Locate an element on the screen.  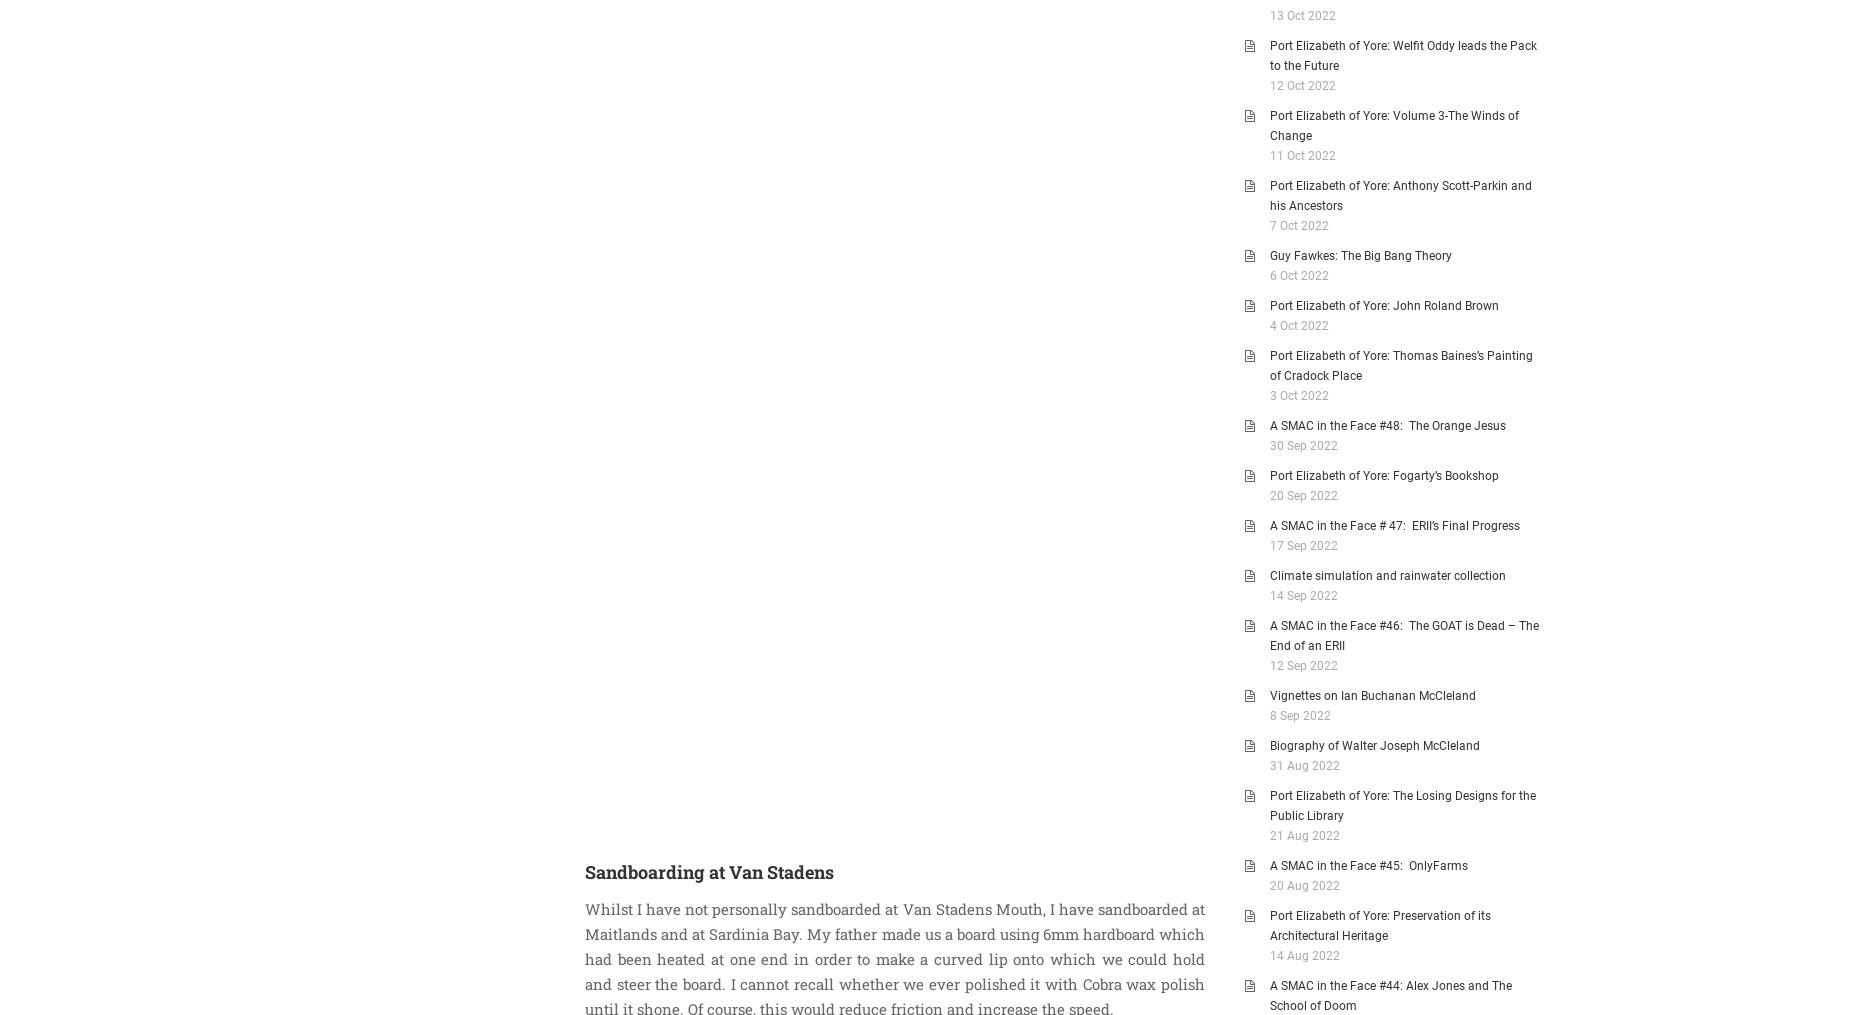
'Port Elizabeth of Yore: Anthony Scott-Parkin and his Ancestors' is located at coordinates (1401, 194).